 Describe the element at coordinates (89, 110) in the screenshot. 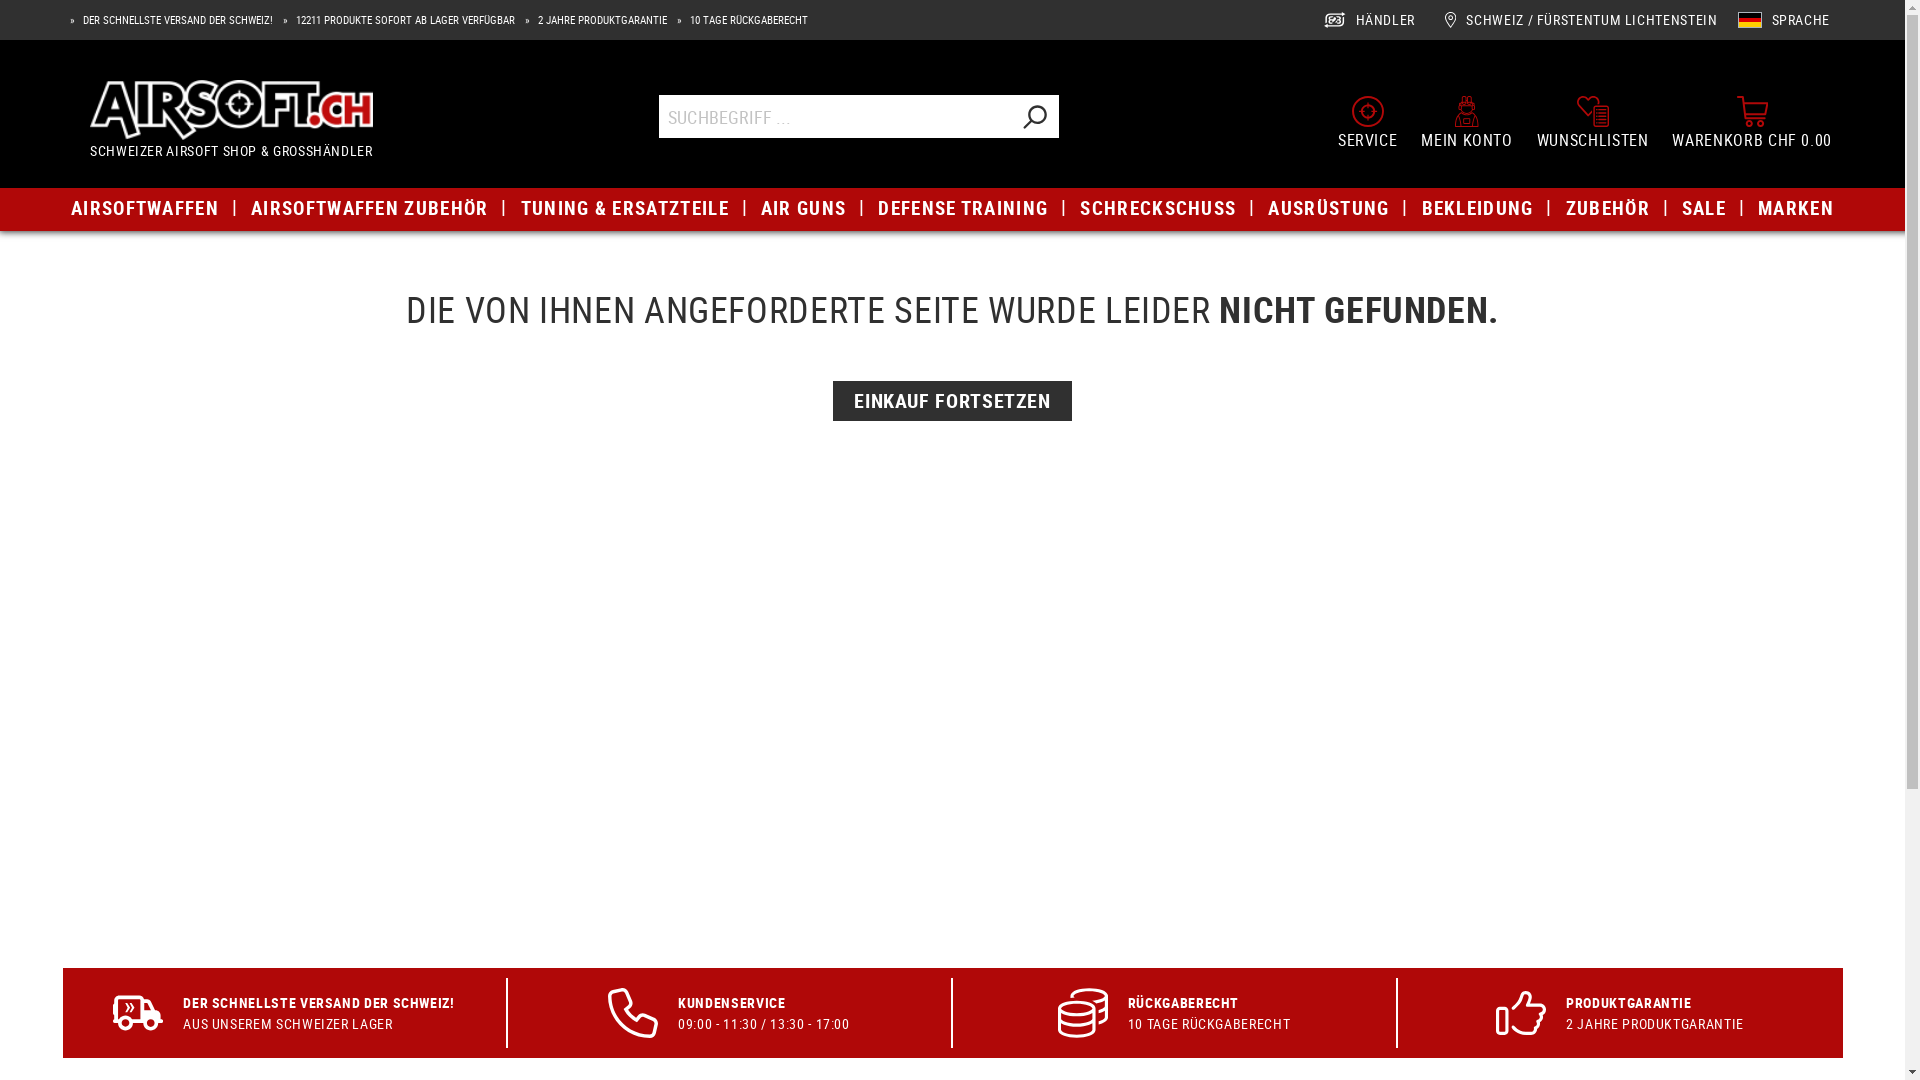

I see `'Airsoft.ch'` at that location.